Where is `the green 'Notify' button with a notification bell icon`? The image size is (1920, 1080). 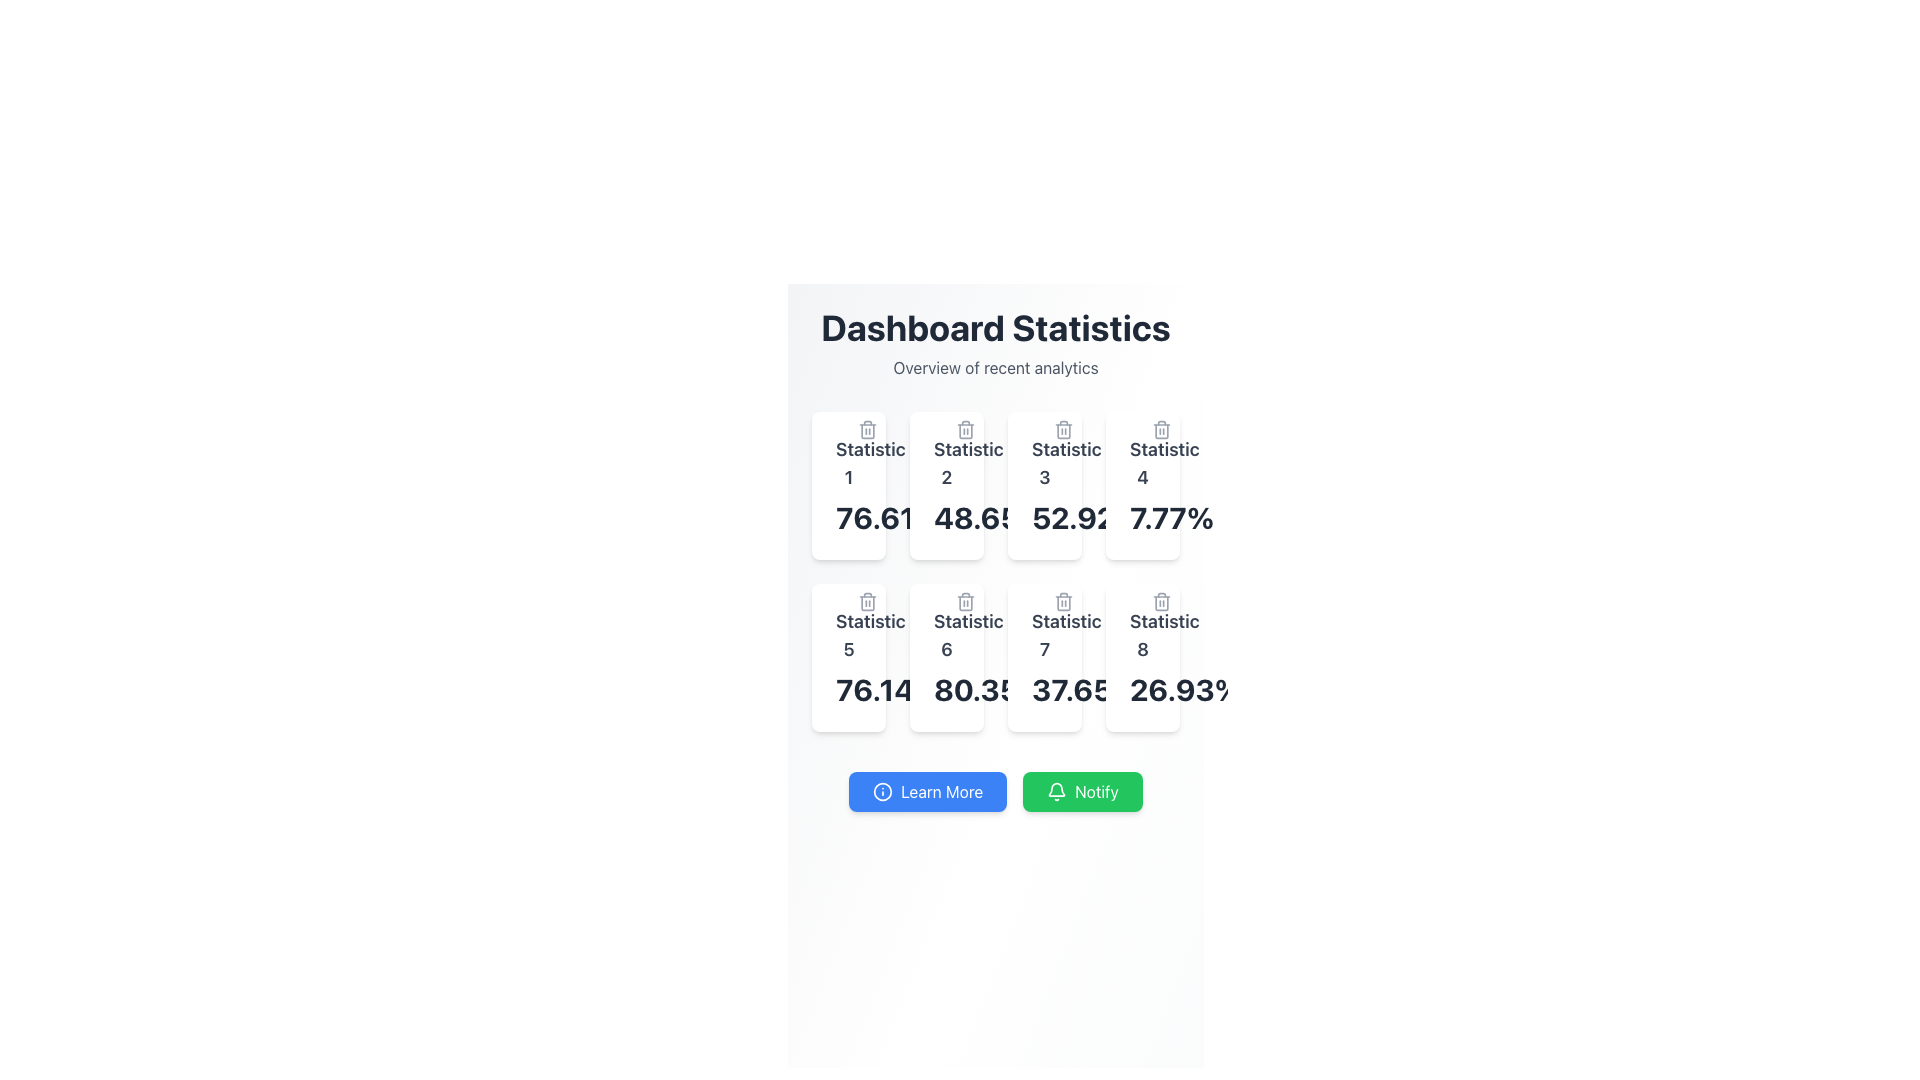
the green 'Notify' button with a notification bell icon is located at coordinates (1082, 790).